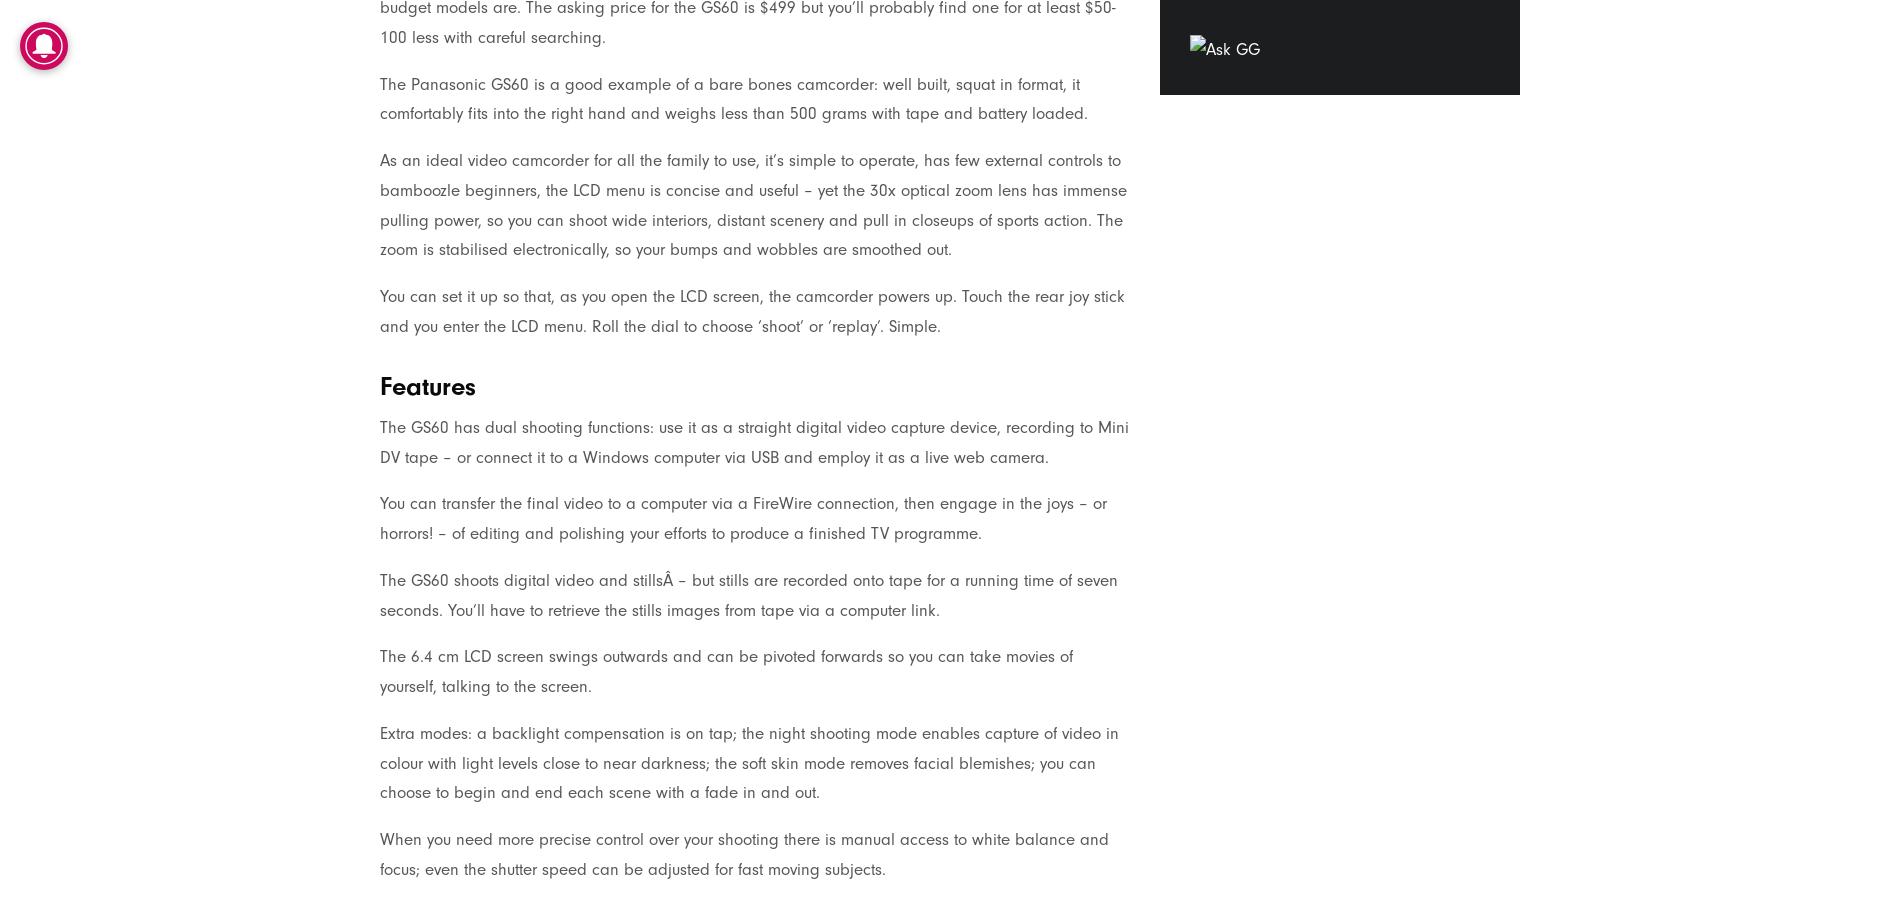  I want to click on 'The Panasonic GS60 is a good example of a bare bones camcorder: well built, squat in format, it comfortably fits into the right hand and weighs less than 500 grams with tape and battery loaded.', so click(732, 98).